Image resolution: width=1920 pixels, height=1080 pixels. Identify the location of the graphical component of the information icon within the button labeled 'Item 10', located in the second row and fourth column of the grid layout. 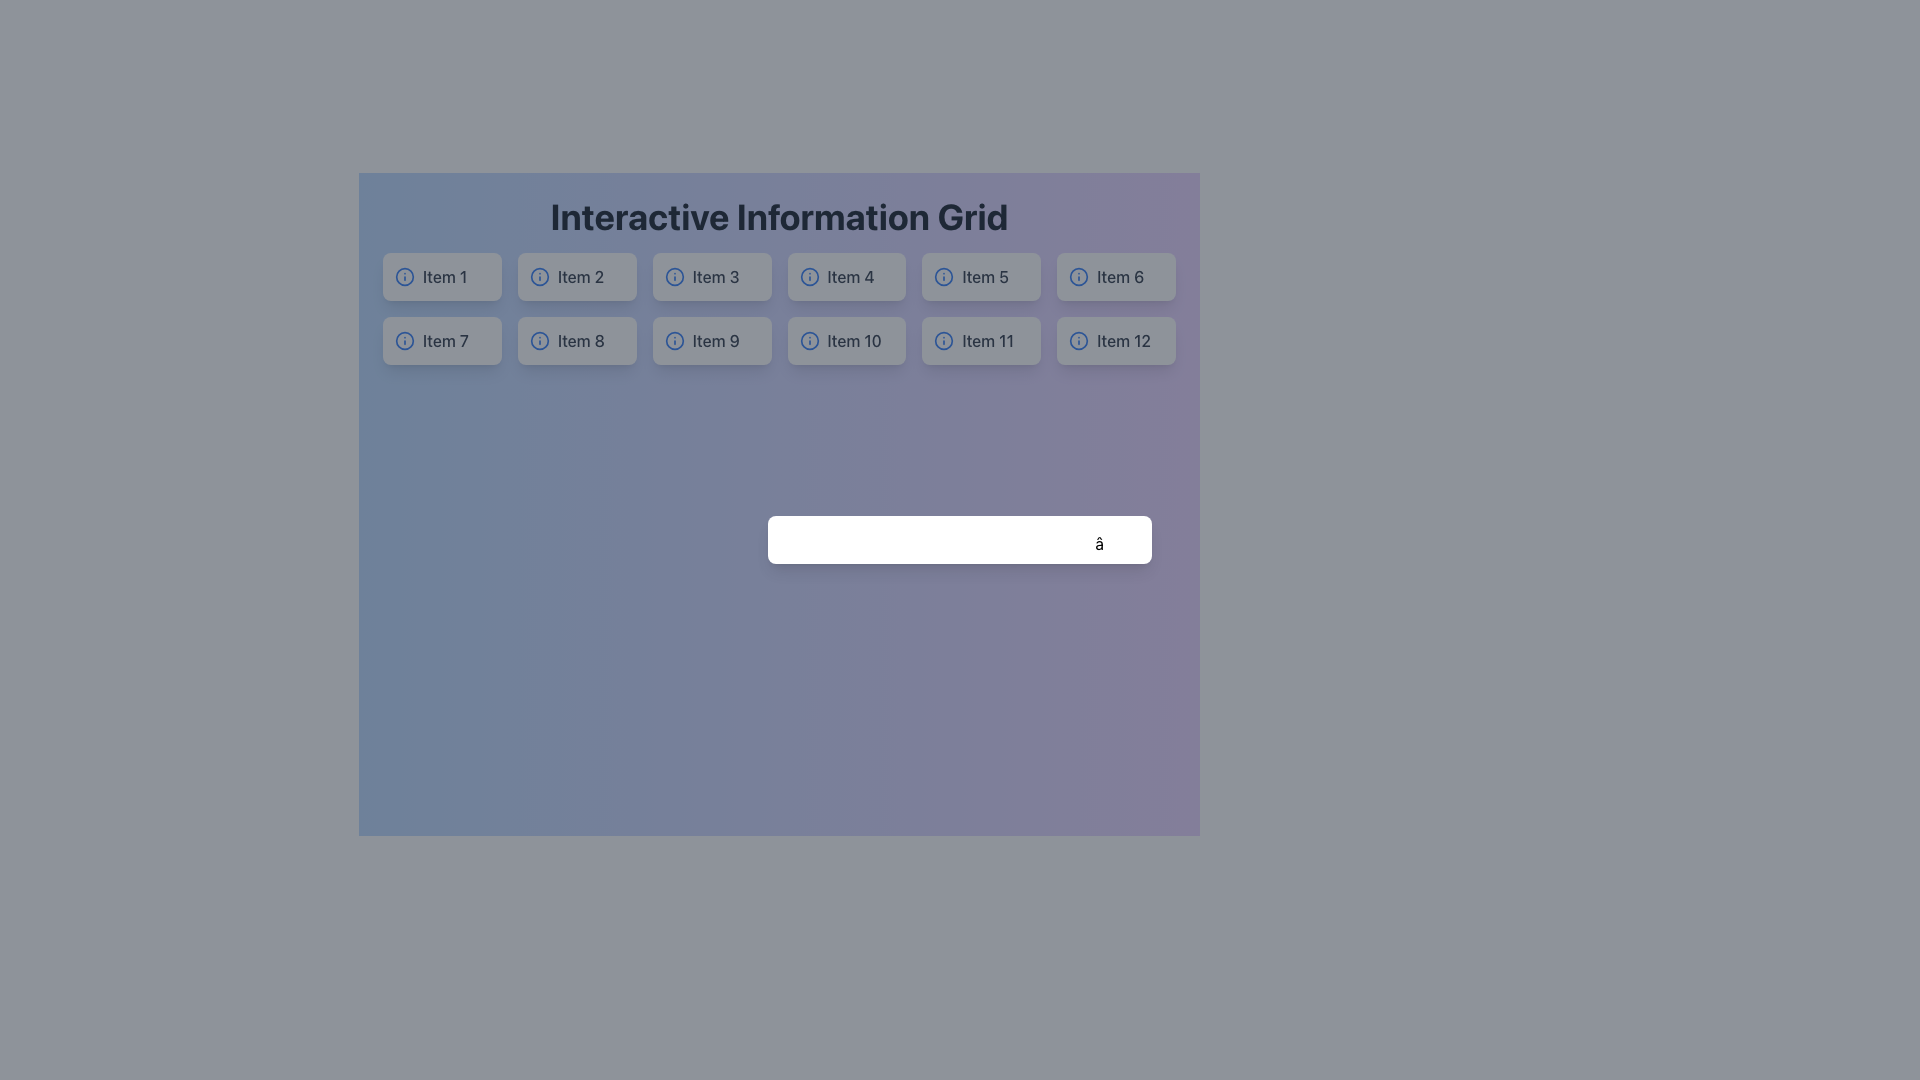
(809, 339).